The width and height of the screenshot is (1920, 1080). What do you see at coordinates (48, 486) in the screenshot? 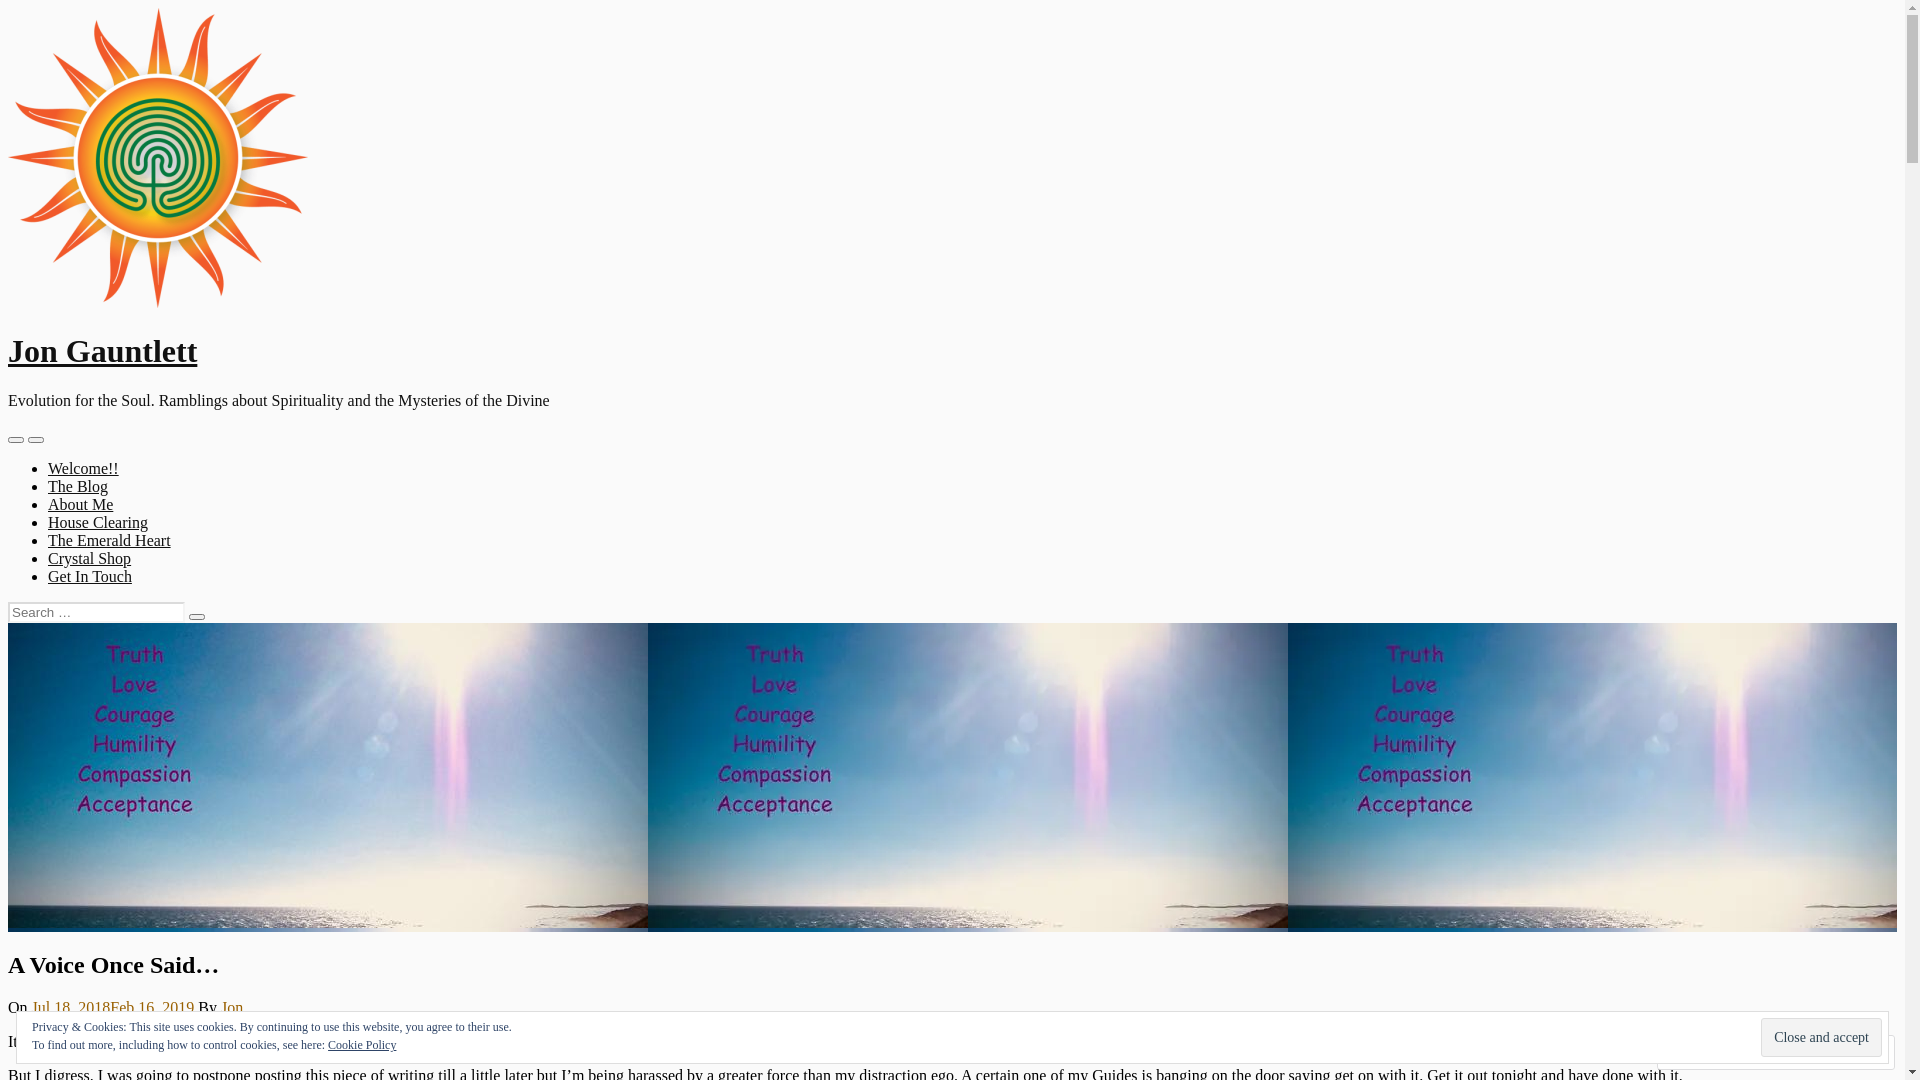
I see `'The Blog'` at bounding box center [48, 486].